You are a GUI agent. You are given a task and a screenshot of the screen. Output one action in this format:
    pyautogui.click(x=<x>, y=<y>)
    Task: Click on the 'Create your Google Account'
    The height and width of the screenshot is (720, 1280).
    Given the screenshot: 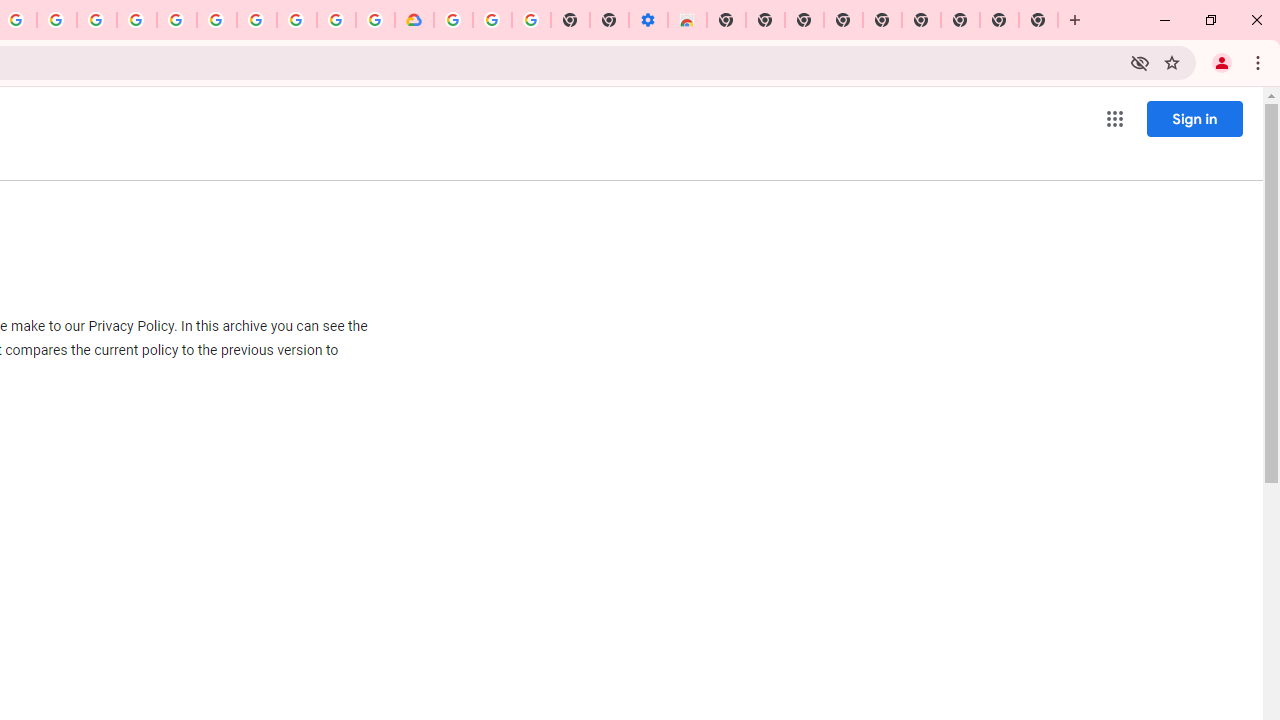 What is the action you would take?
    pyautogui.click(x=56, y=20)
    